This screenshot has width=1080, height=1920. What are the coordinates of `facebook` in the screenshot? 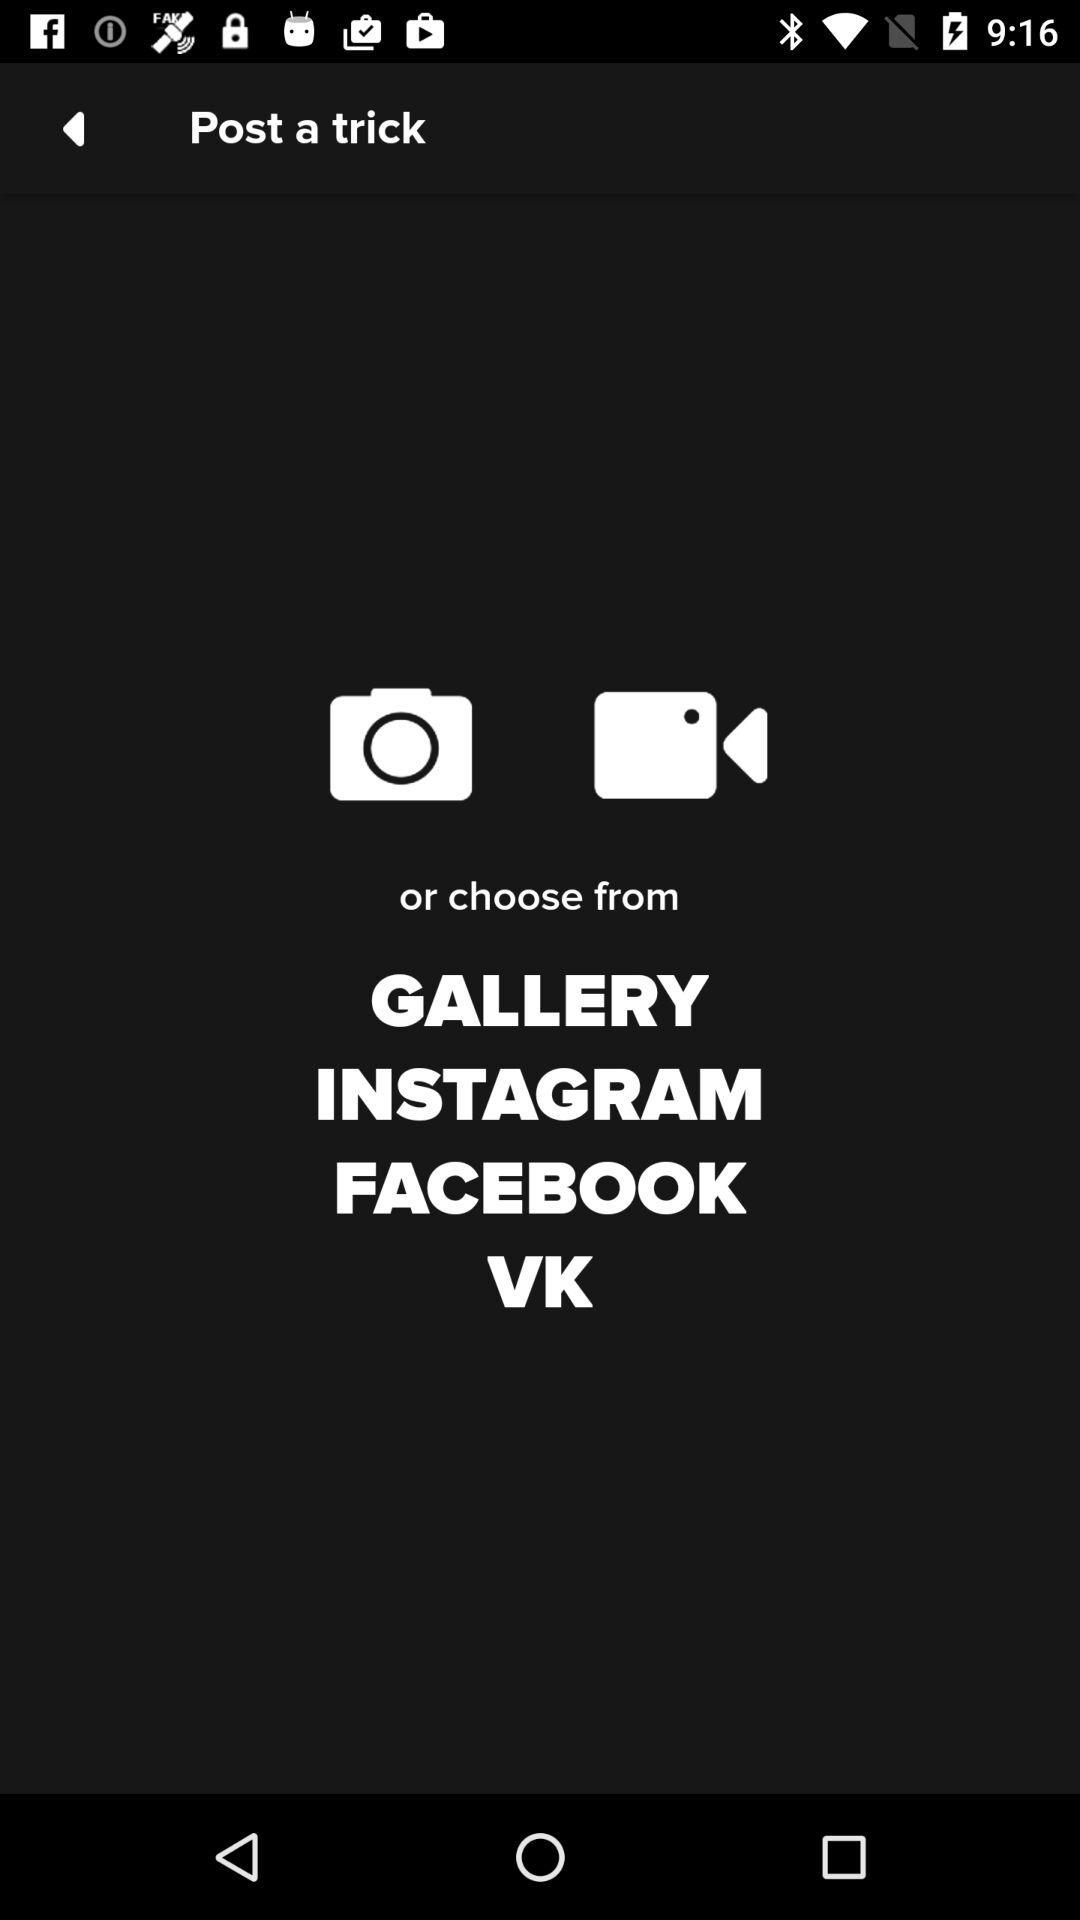 It's located at (538, 1190).